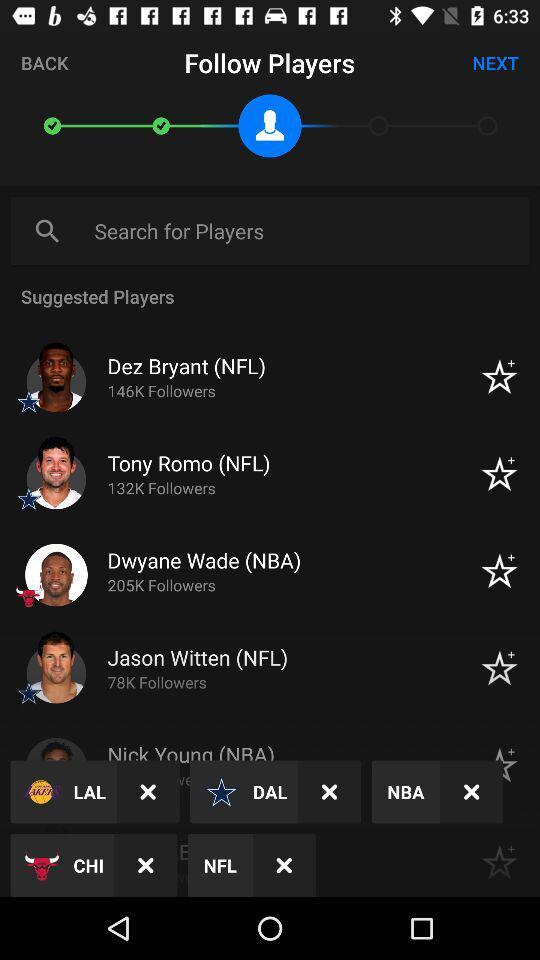 This screenshot has height=960, width=540. What do you see at coordinates (471, 792) in the screenshot?
I see `the close icon` at bounding box center [471, 792].